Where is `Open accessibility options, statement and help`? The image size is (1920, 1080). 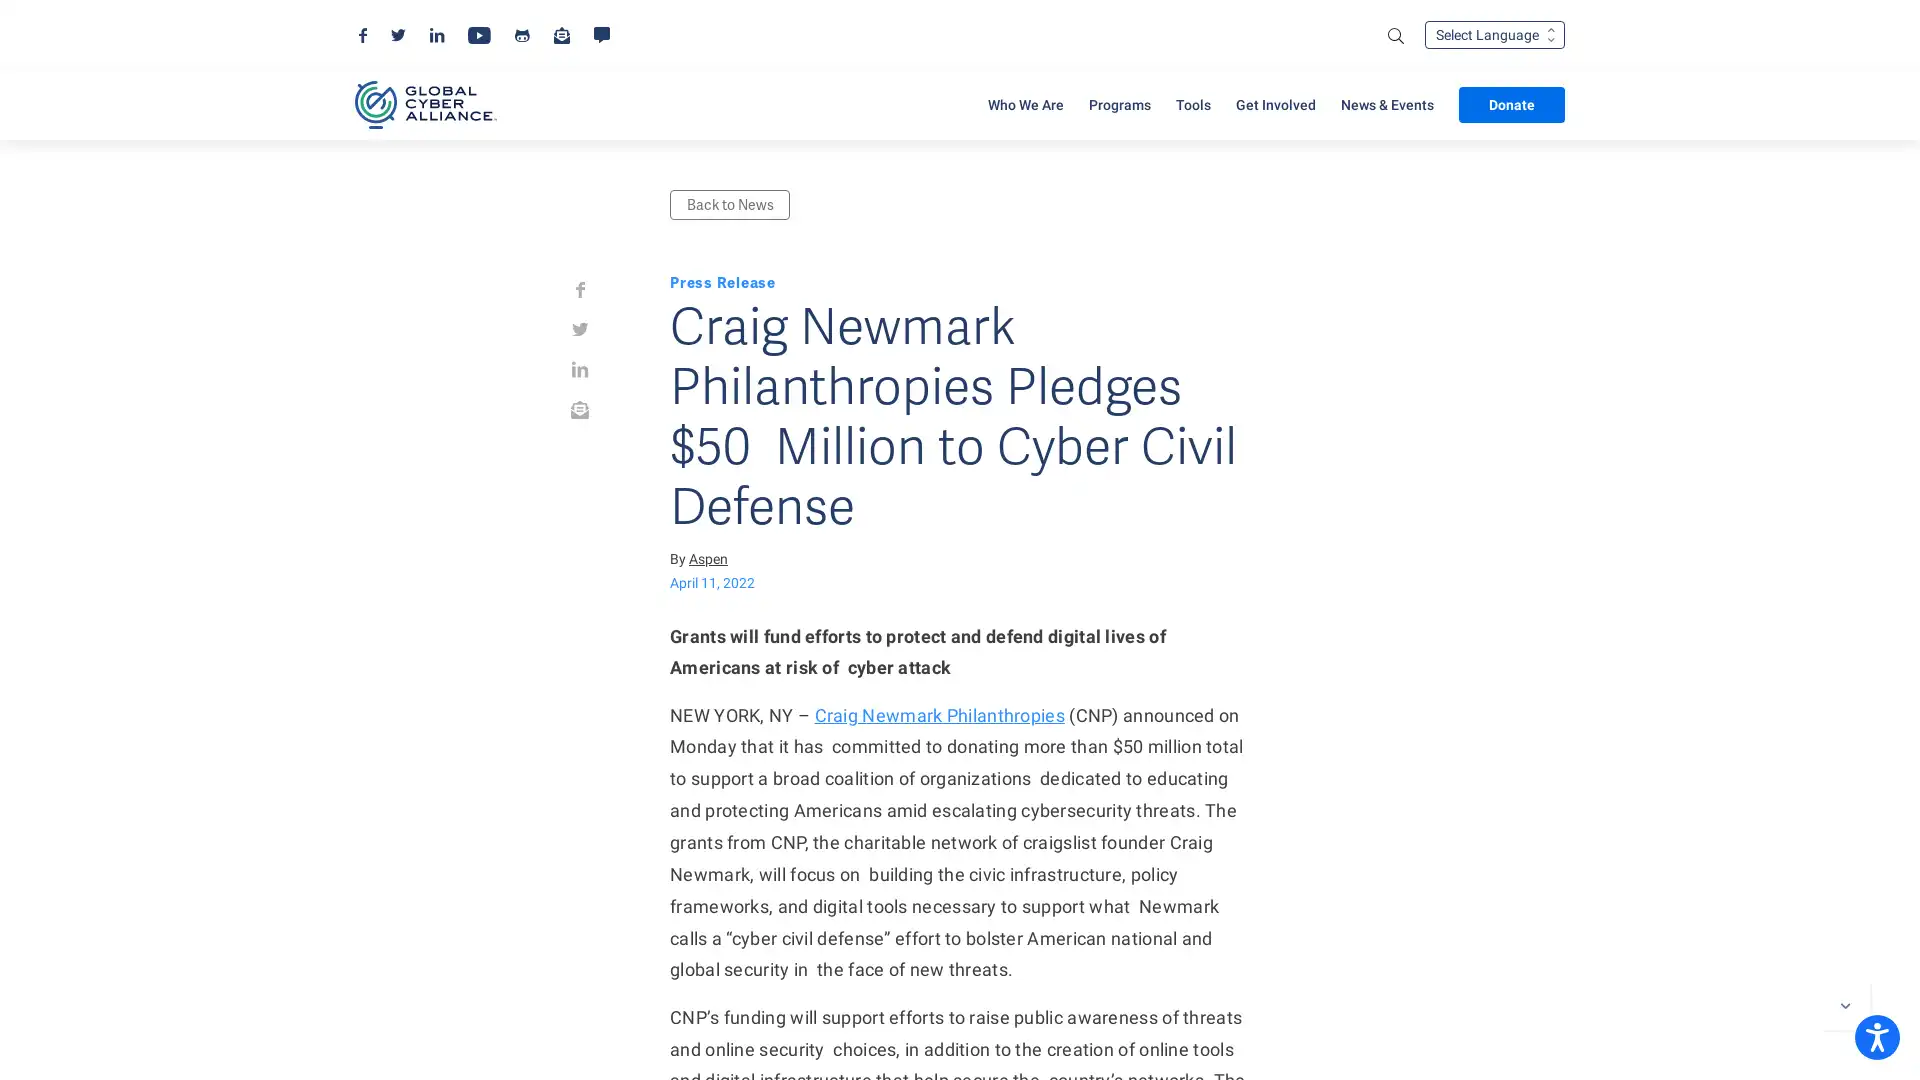
Open accessibility options, statement and help is located at coordinates (1876, 1036).